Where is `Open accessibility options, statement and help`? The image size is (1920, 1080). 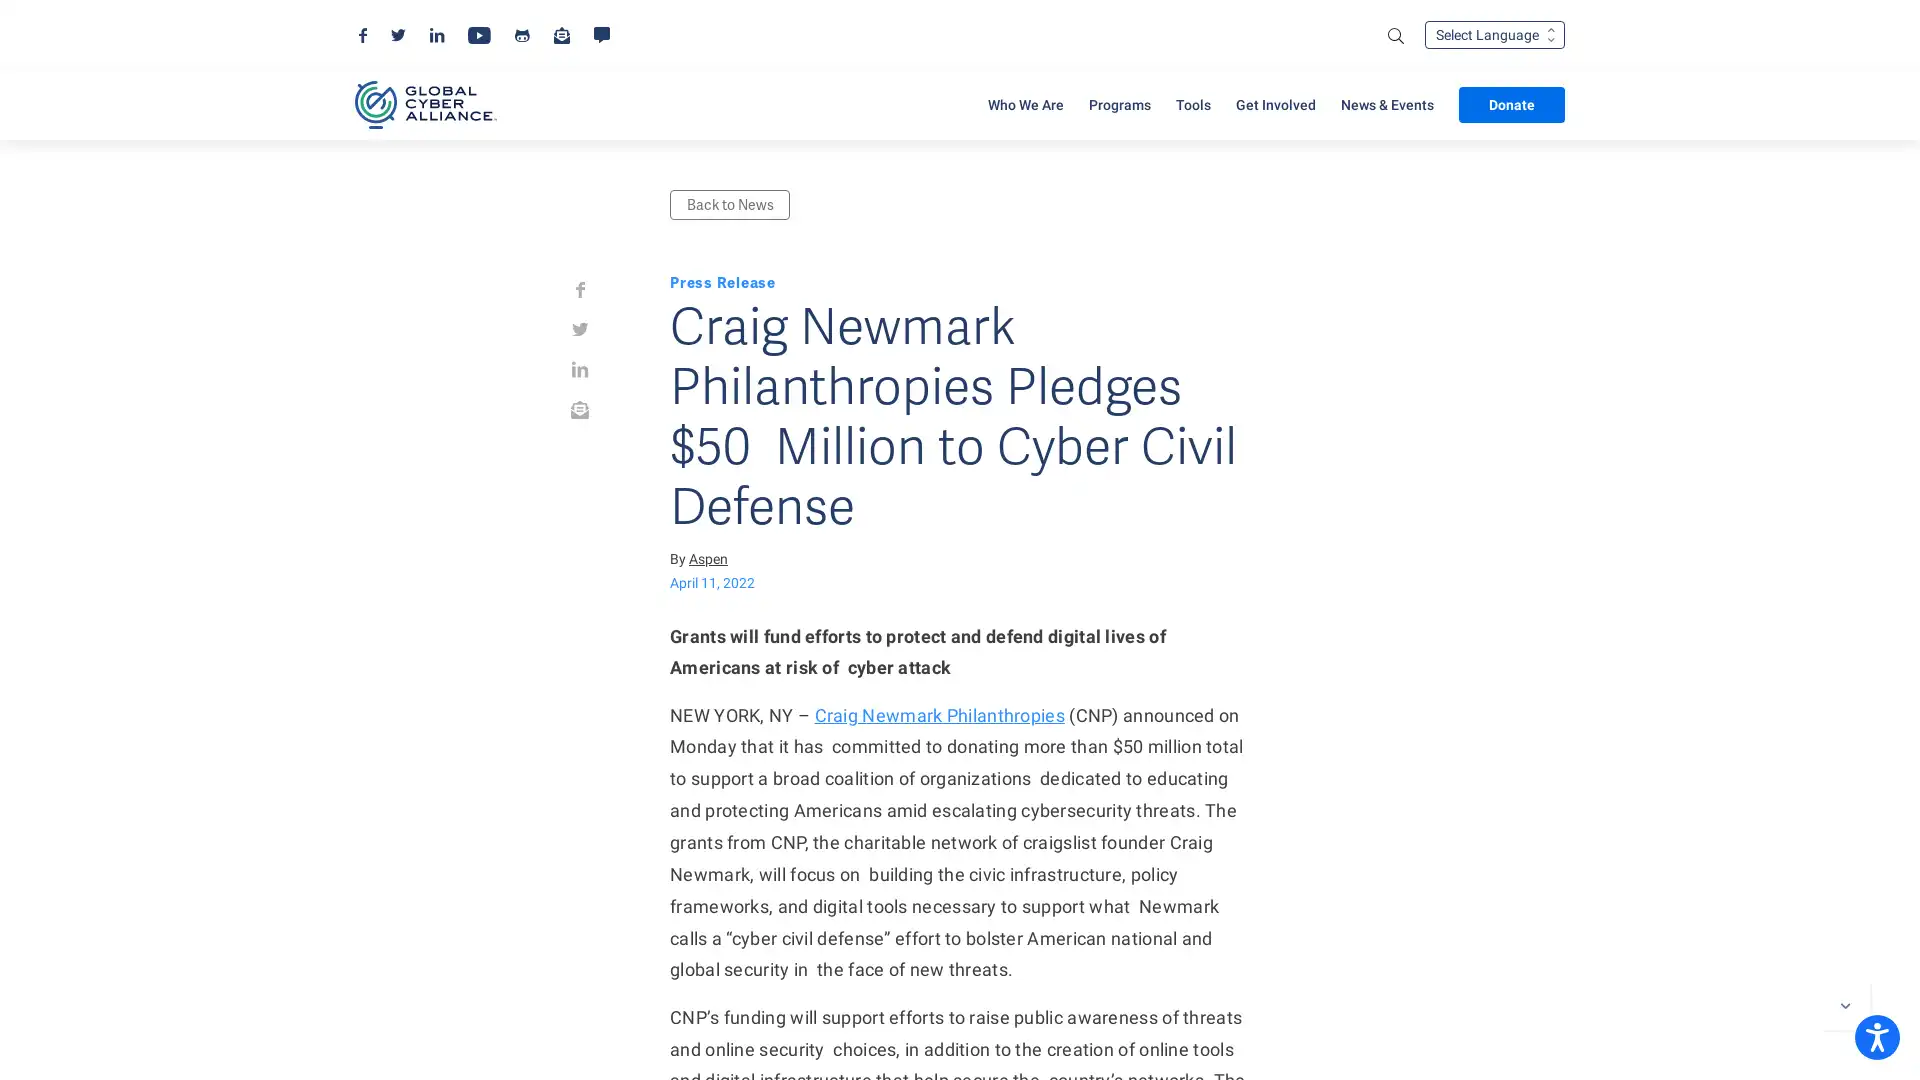
Open accessibility options, statement and help is located at coordinates (1876, 1036).